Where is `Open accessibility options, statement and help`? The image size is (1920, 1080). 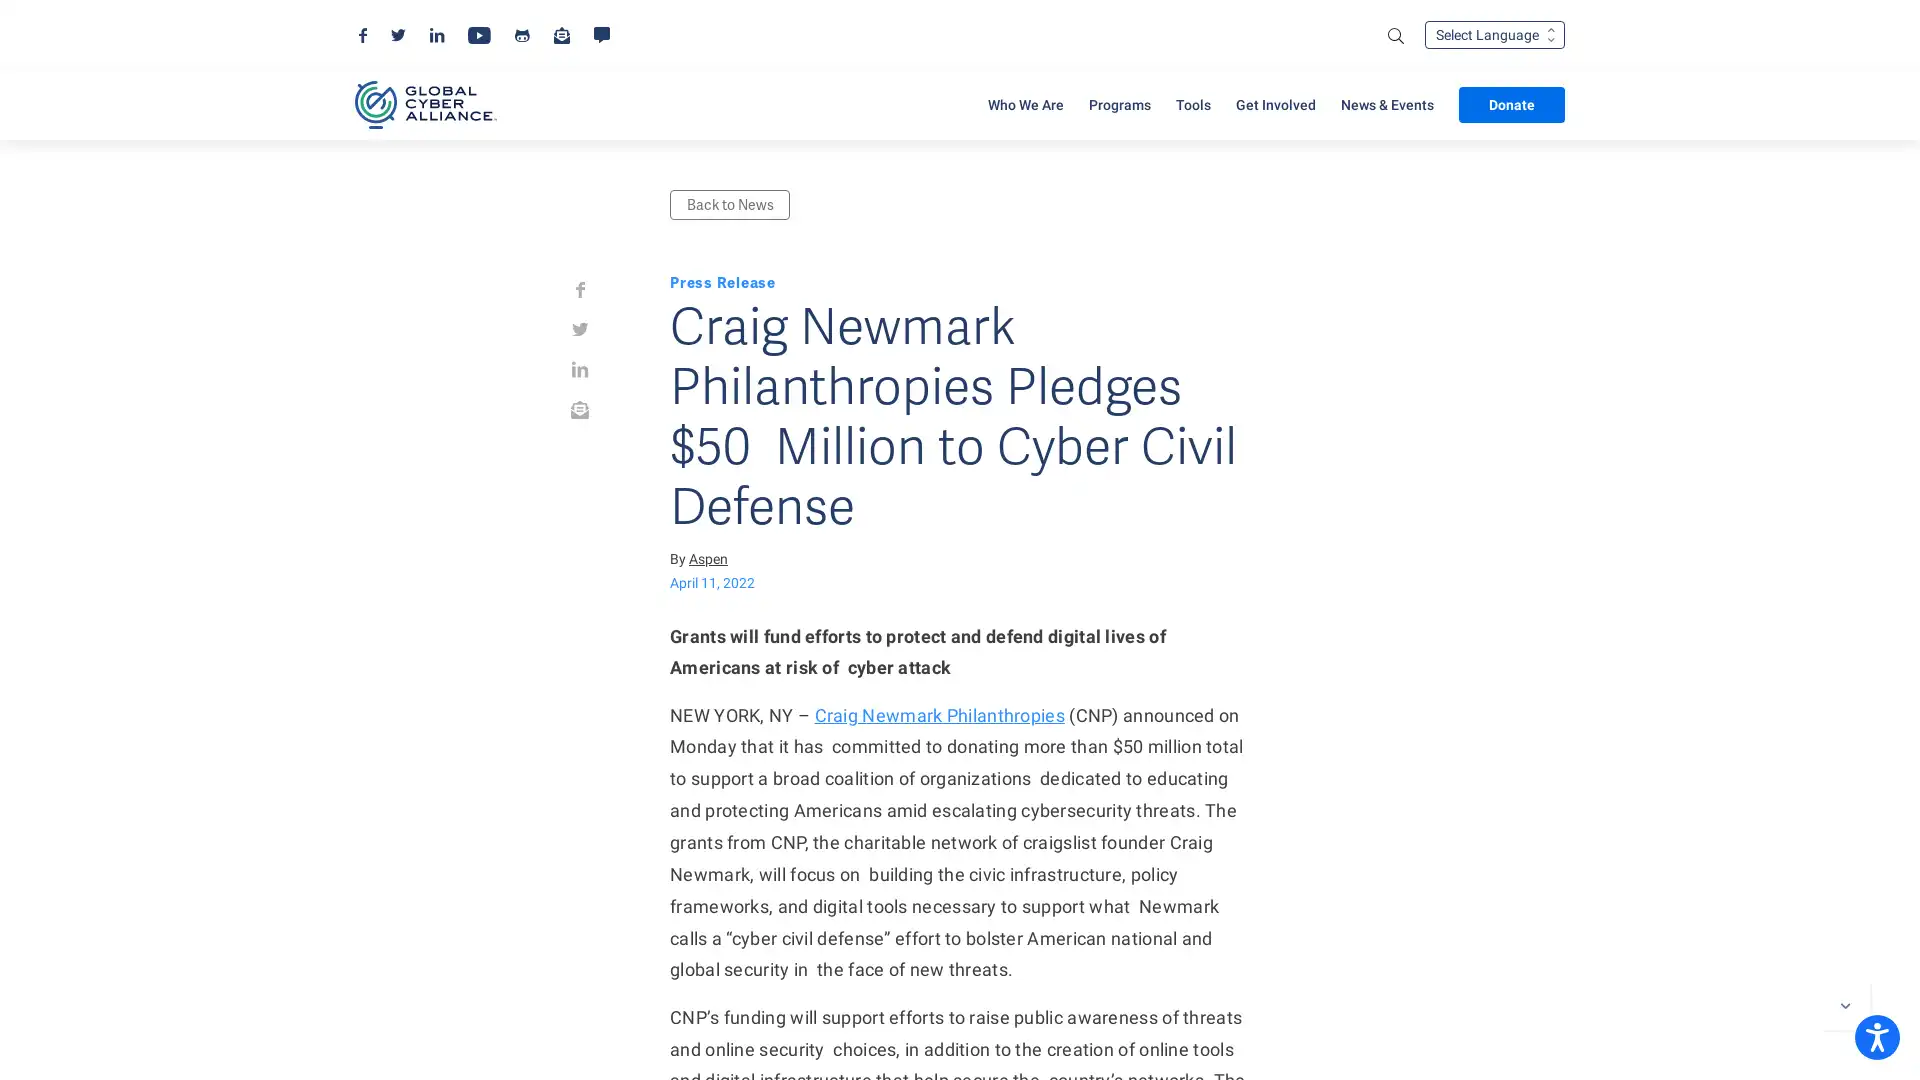
Open accessibility options, statement and help is located at coordinates (1876, 1036).